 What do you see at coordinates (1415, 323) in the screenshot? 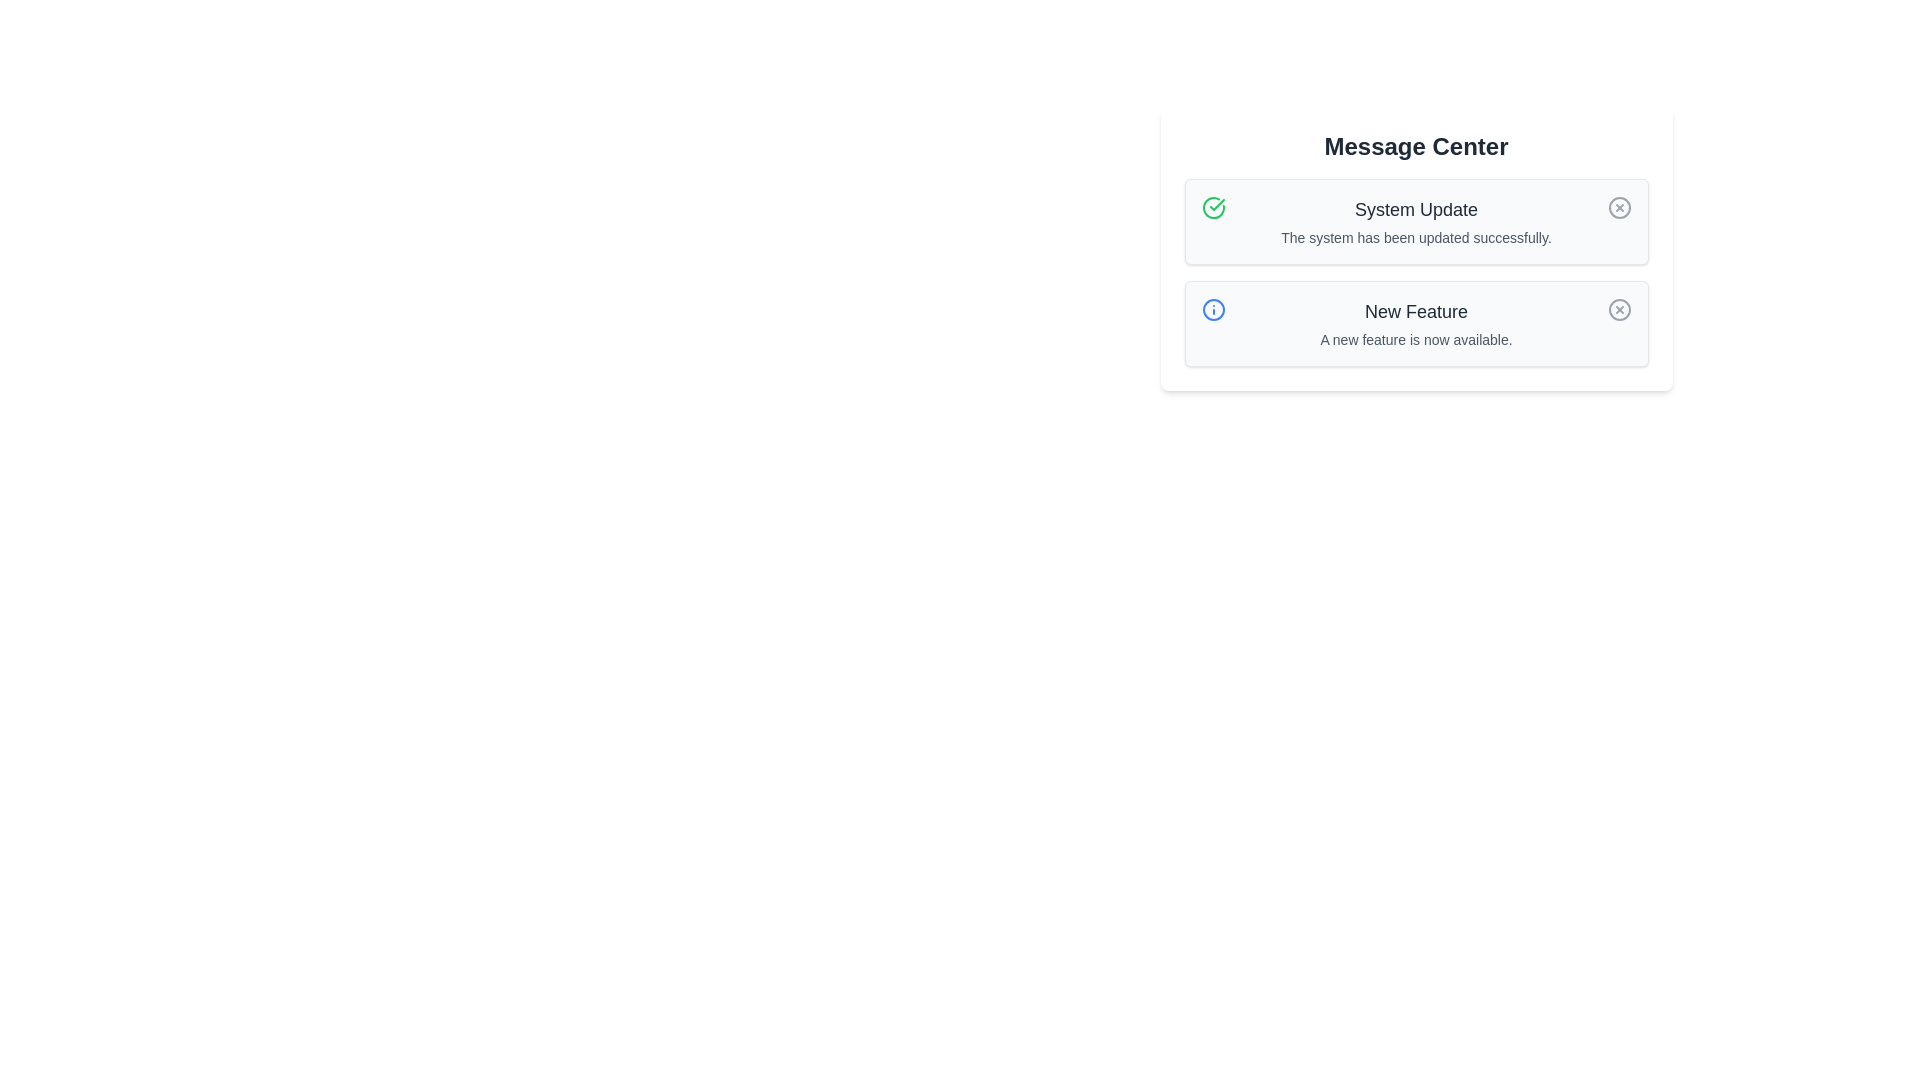
I see `the Informational Text Block displaying the title 'New Feature' and description 'A new feature is now available.'` at bounding box center [1415, 323].